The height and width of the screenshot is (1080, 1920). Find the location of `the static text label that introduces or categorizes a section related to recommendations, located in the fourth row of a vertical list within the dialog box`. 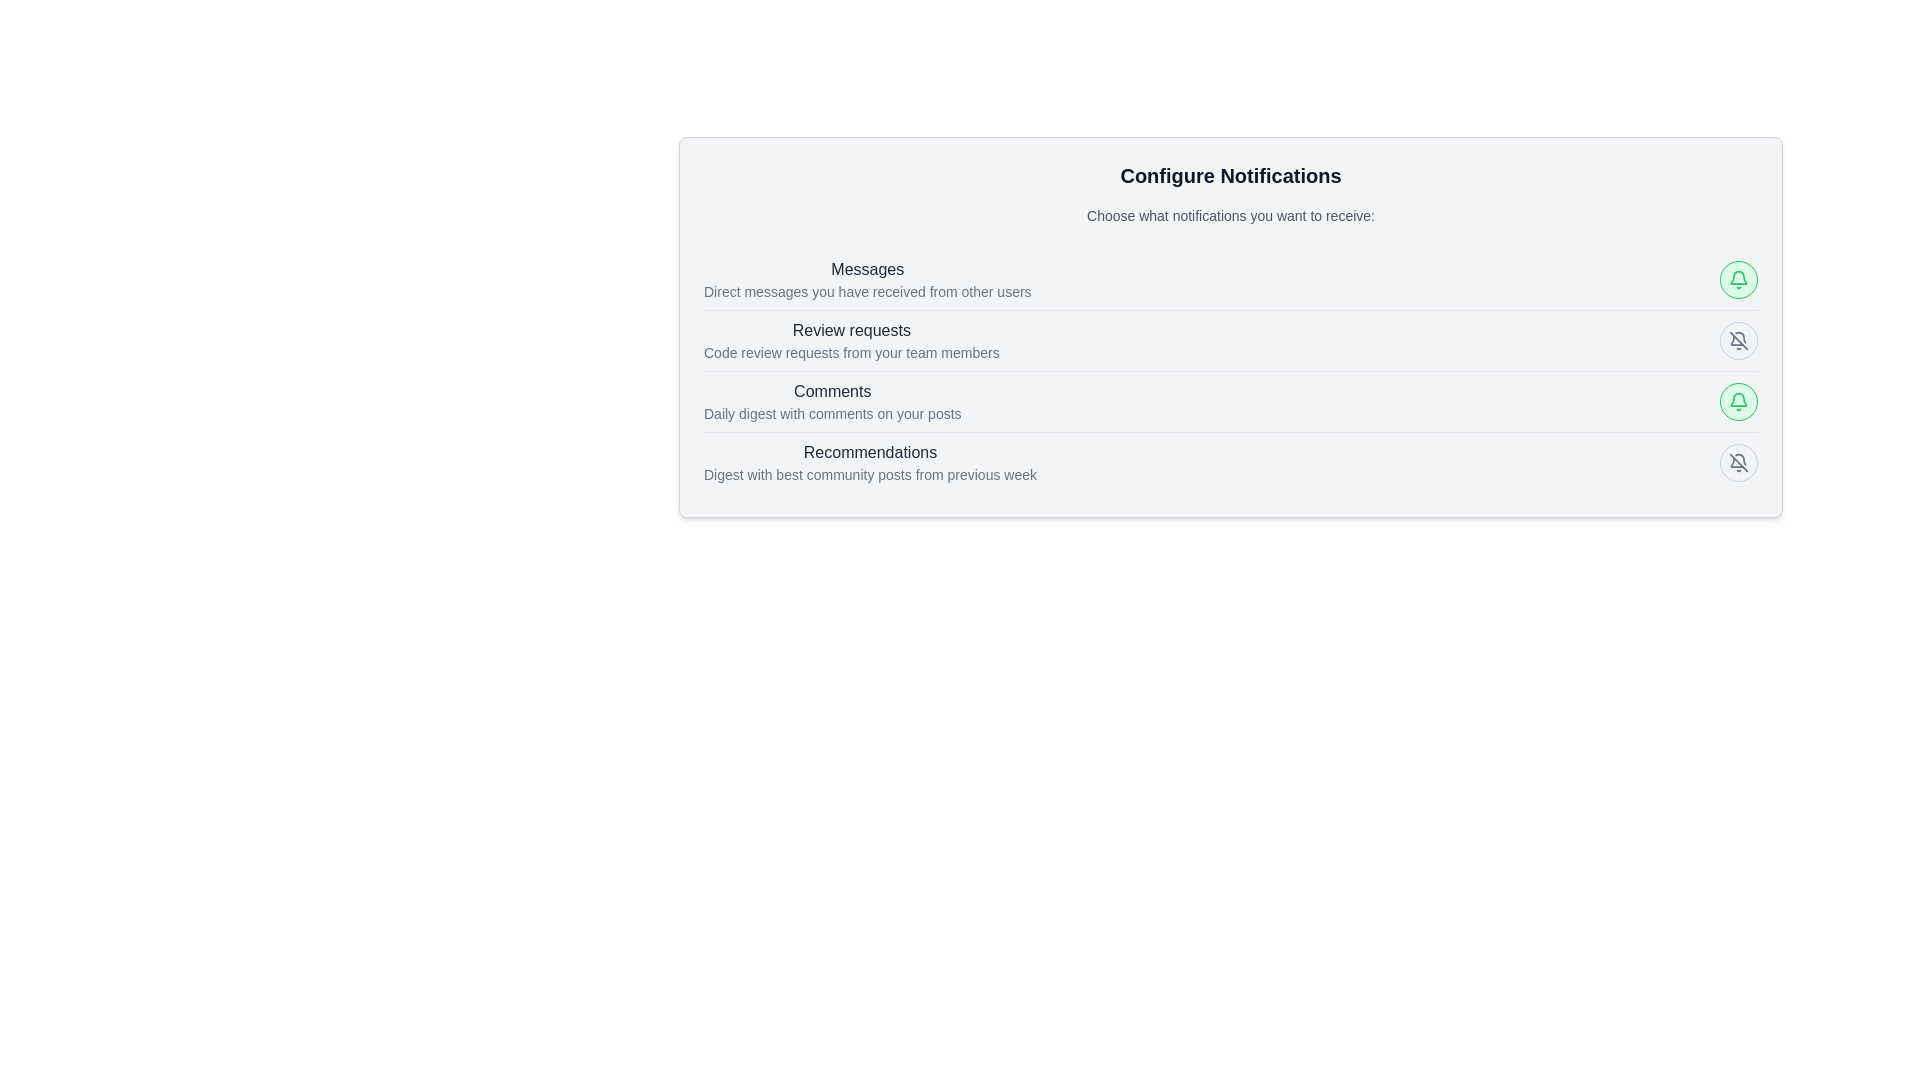

the static text label that introduces or categorizes a section related to recommendations, located in the fourth row of a vertical list within the dialog box is located at coordinates (870, 452).